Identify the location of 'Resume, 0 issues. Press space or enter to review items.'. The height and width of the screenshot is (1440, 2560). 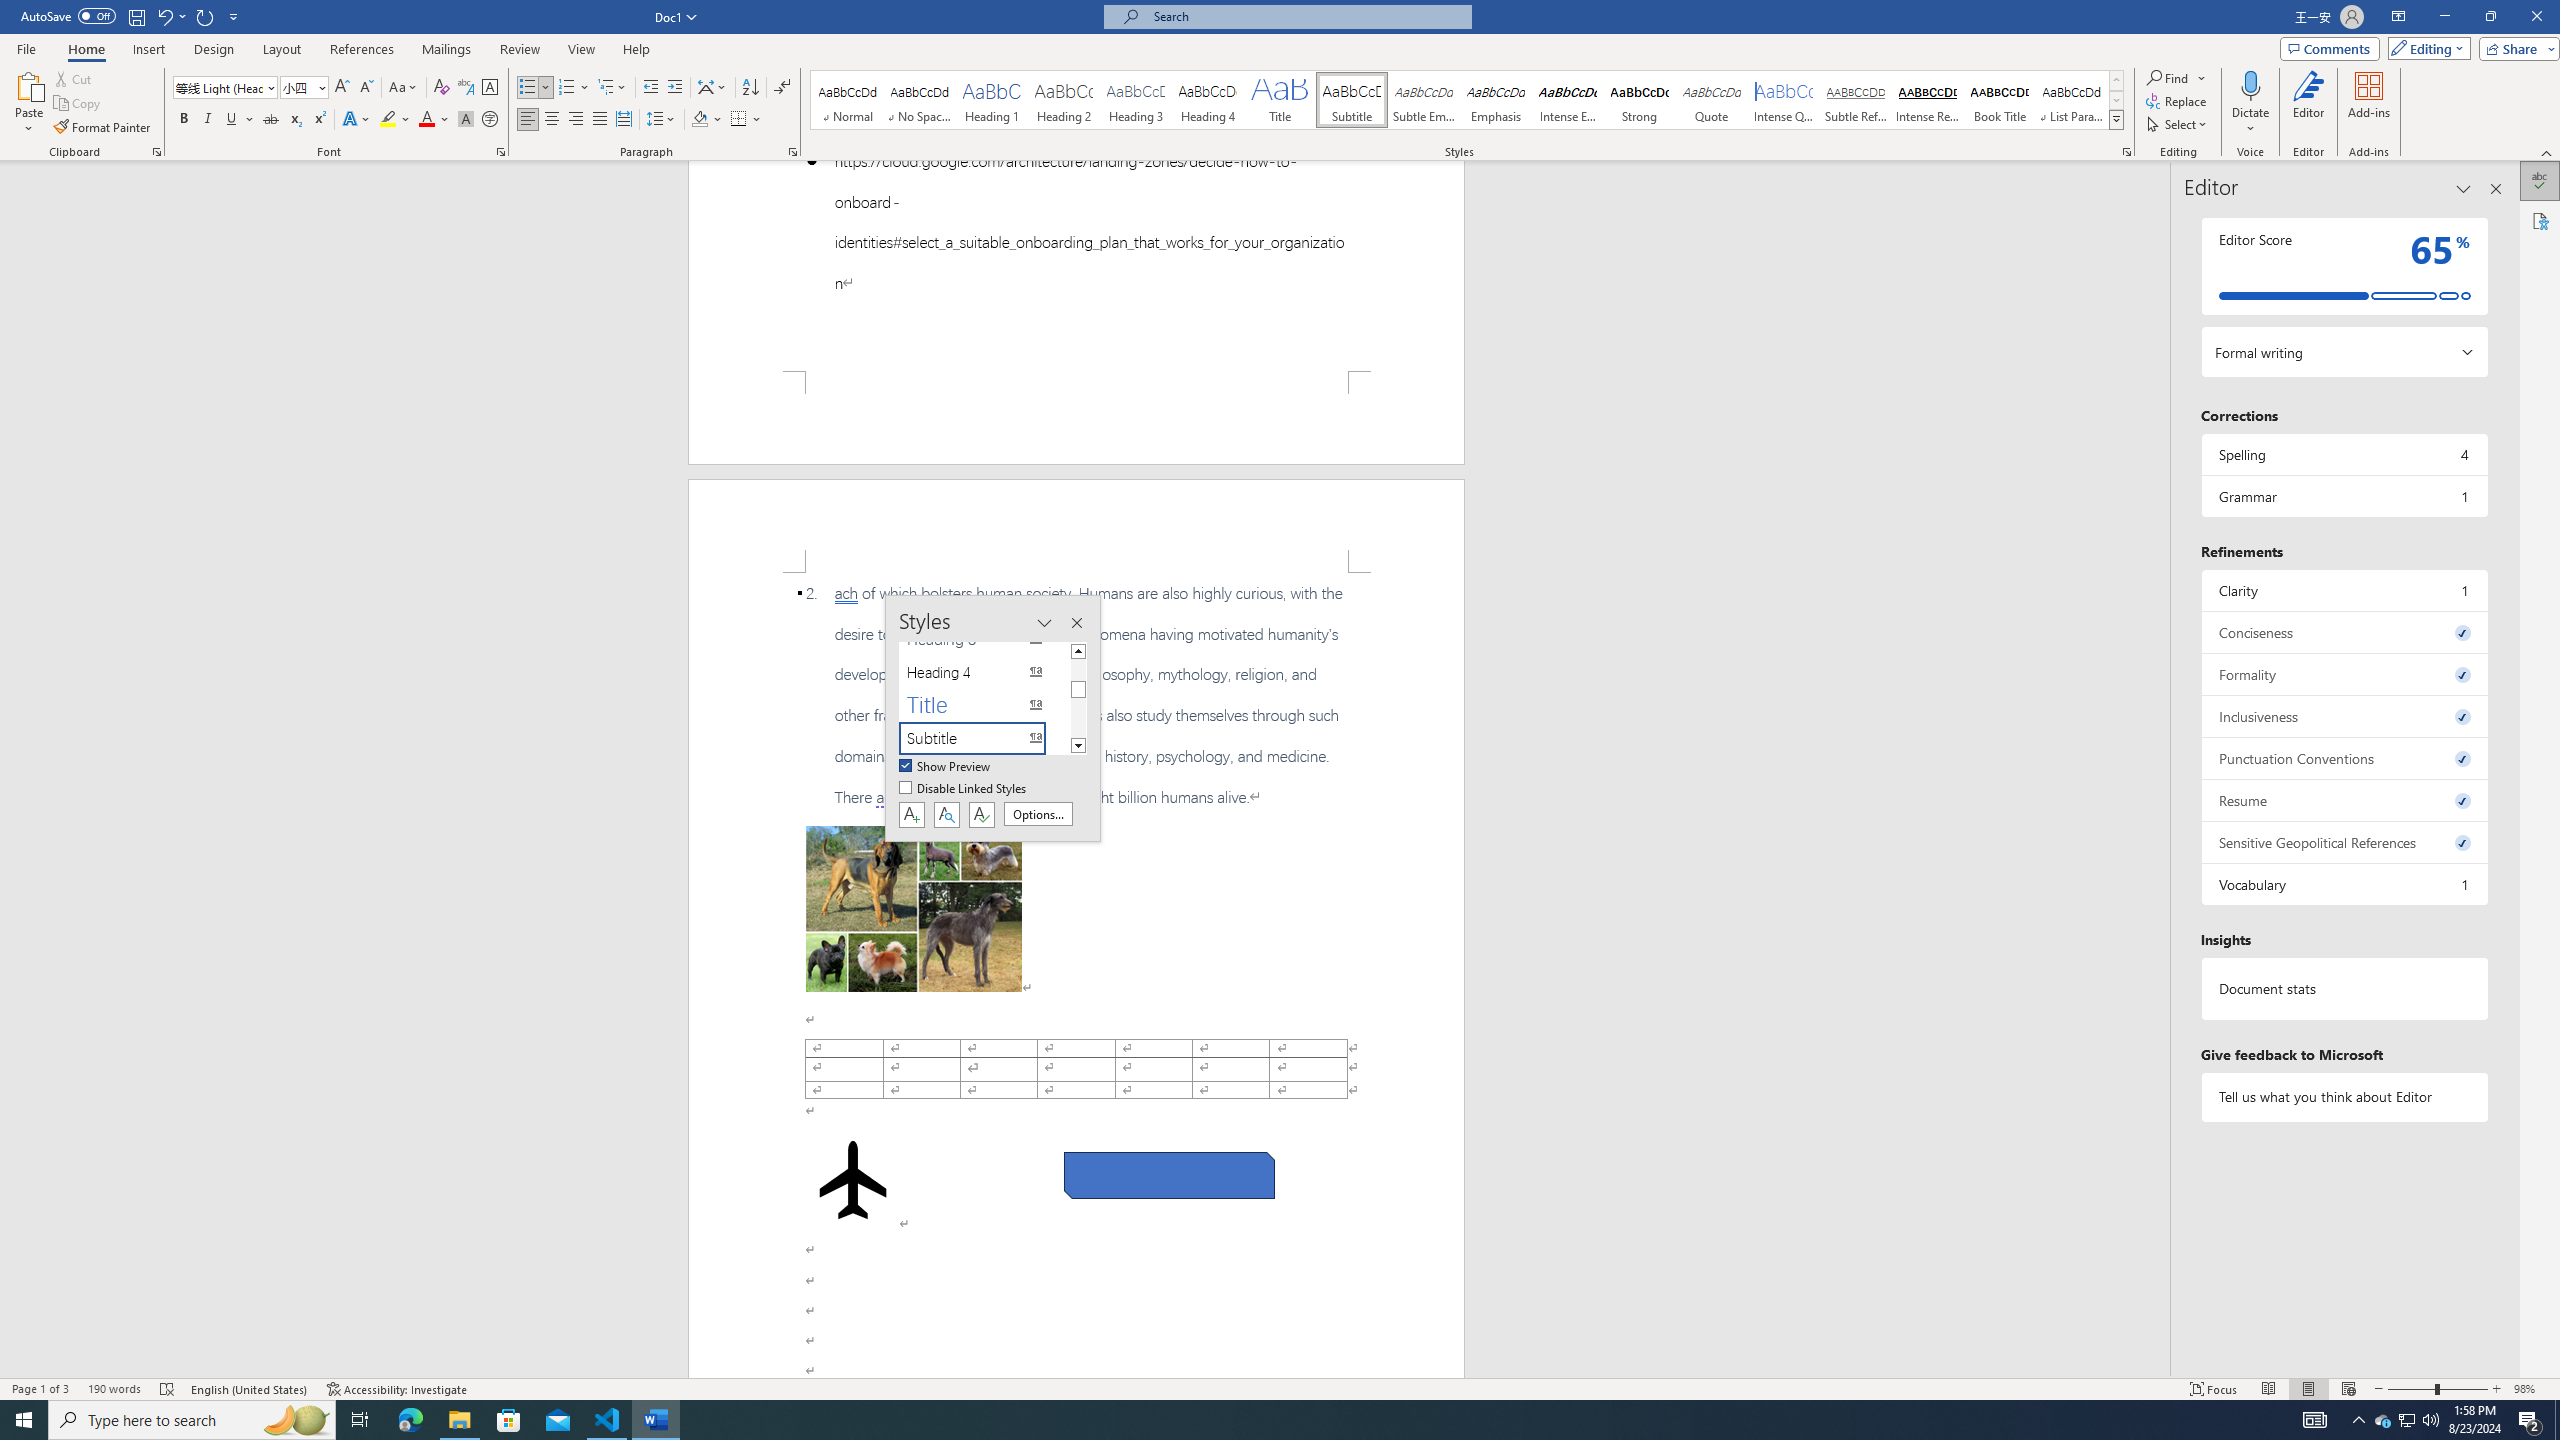
(2343, 800).